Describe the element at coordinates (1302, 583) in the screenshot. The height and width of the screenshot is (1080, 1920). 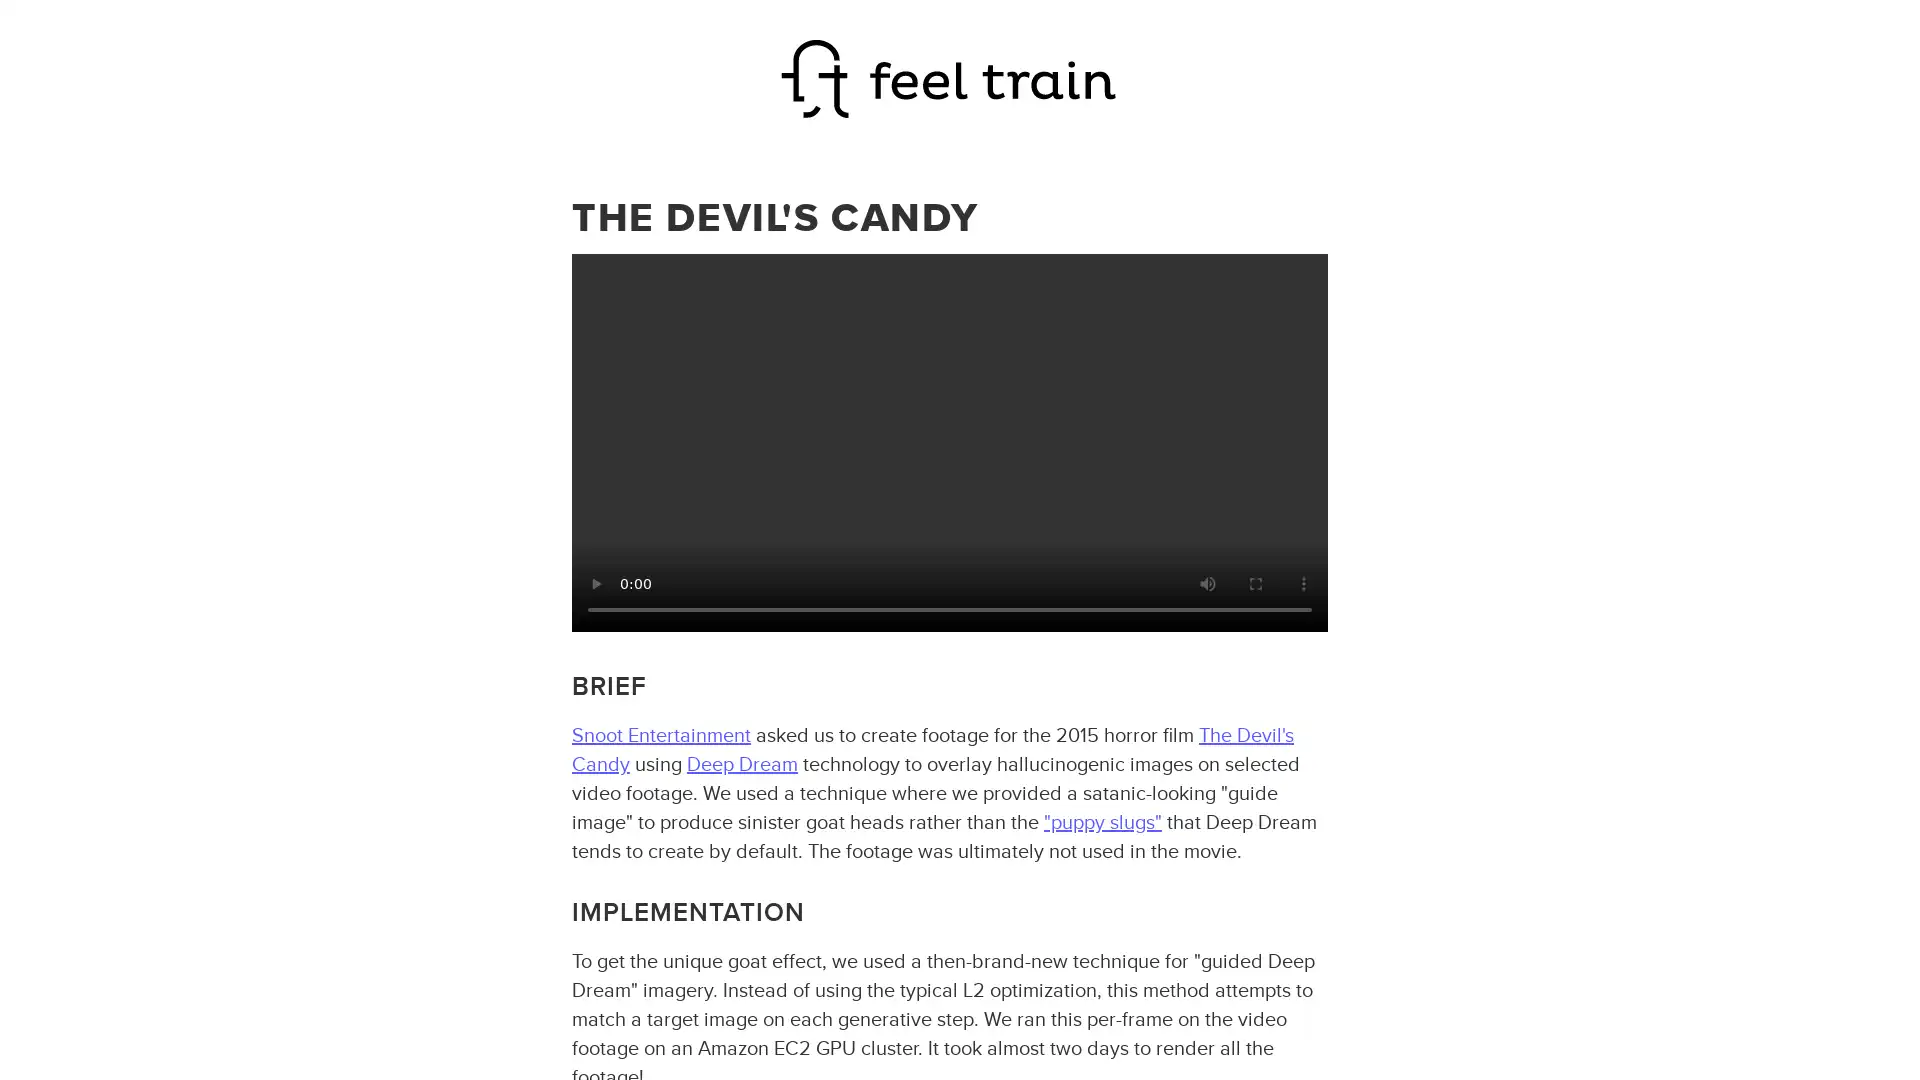
I see `show more media controls` at that location.